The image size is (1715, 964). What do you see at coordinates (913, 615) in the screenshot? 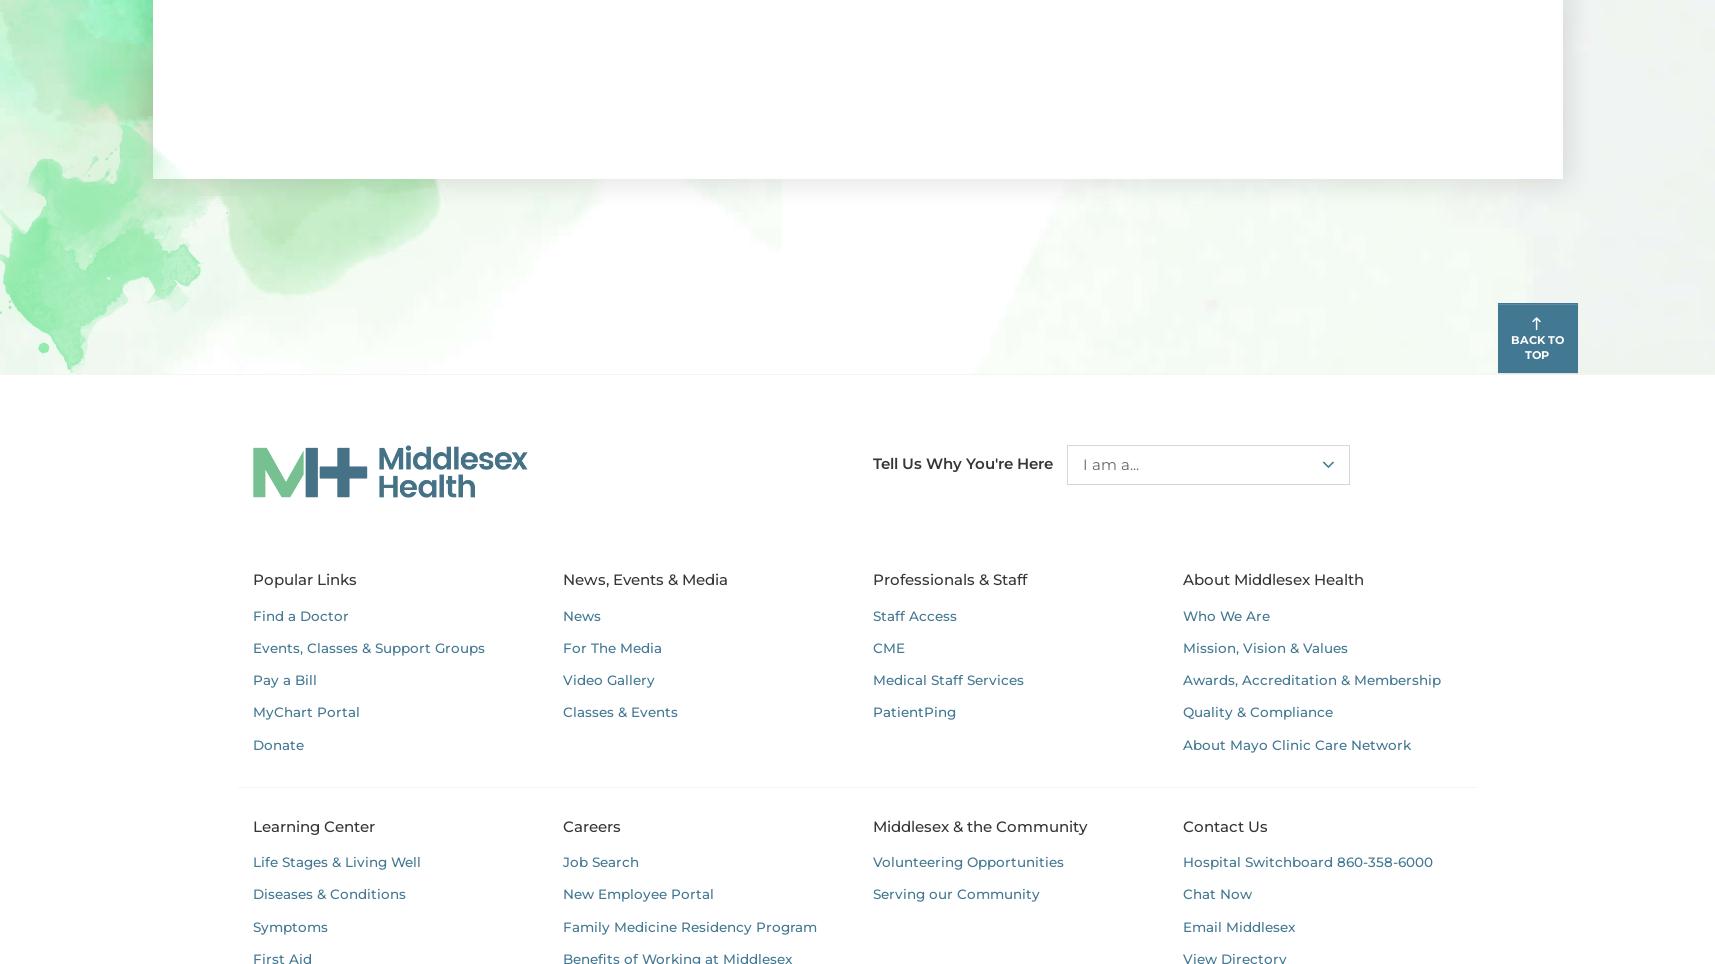
I see `'Staff Access'` at bounding box center [913, 615].